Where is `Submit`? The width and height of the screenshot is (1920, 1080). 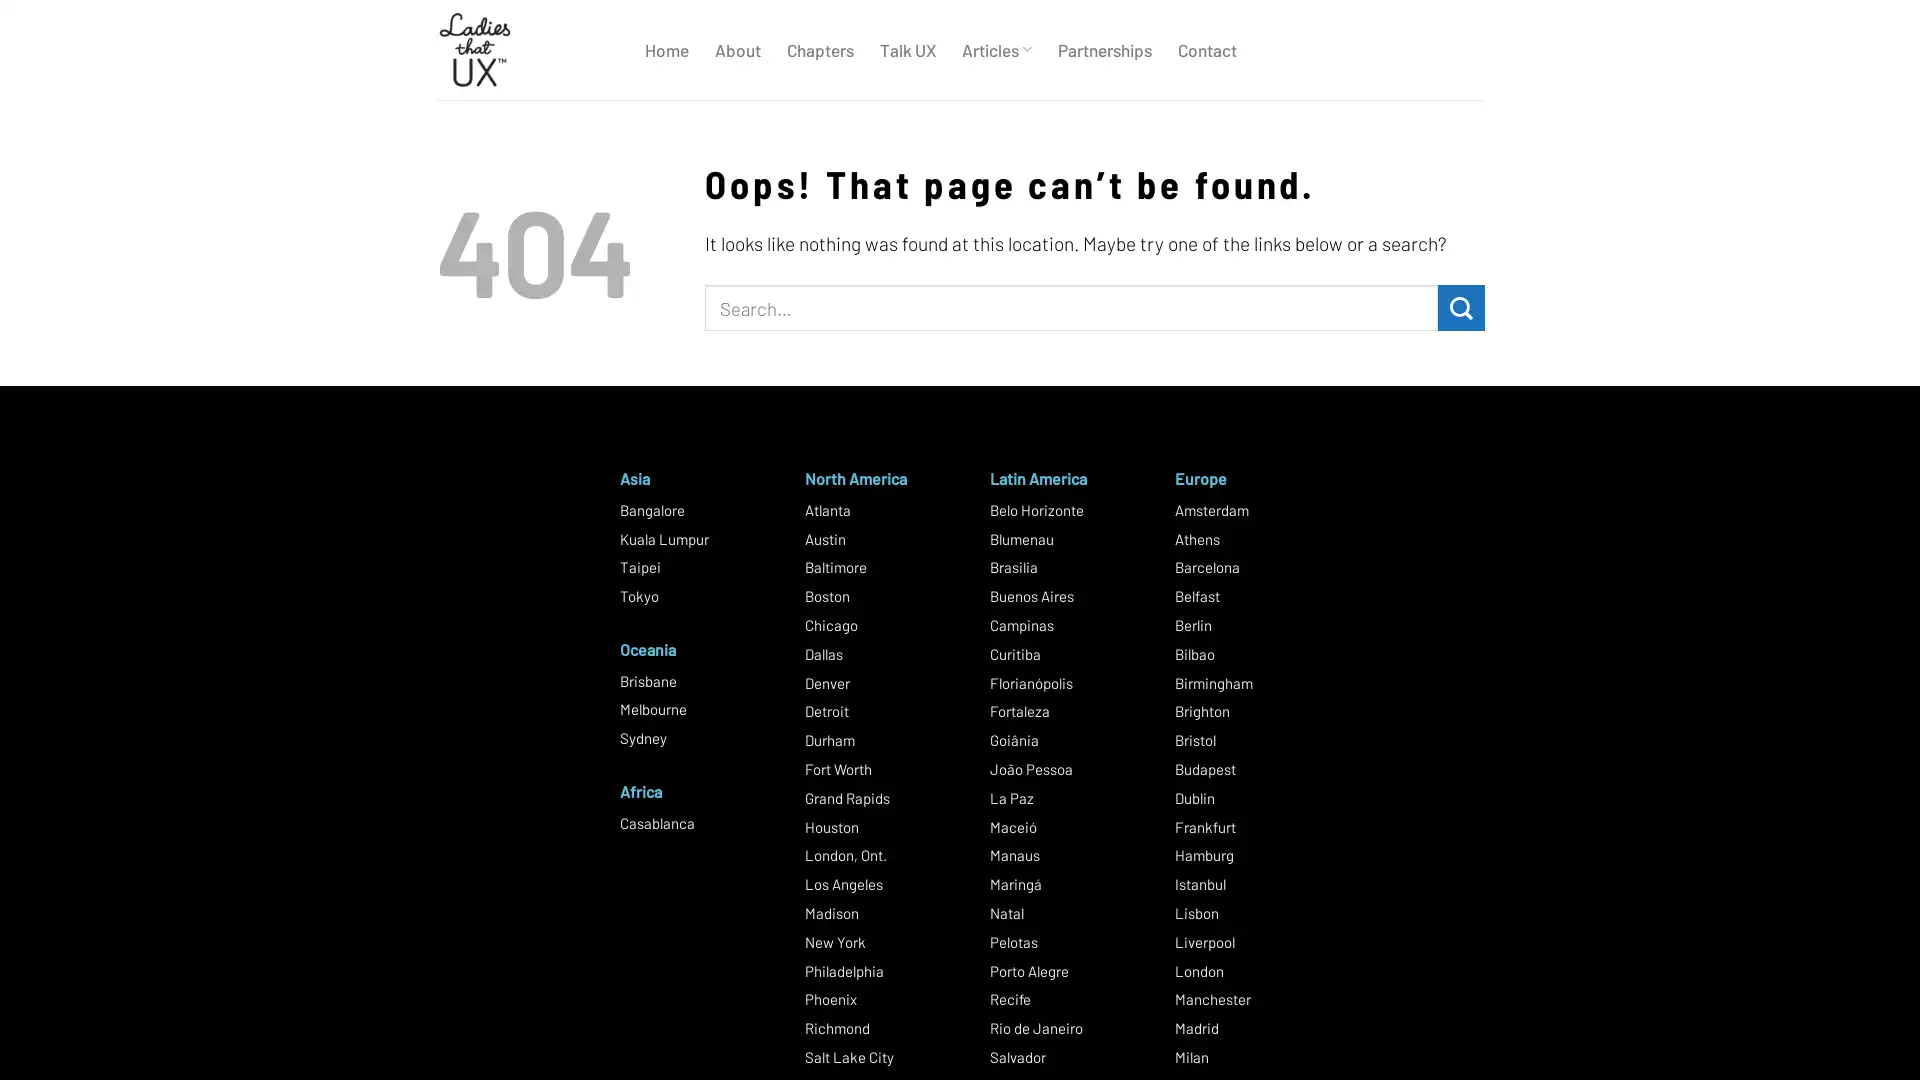 Submit is located at coordinates (1461, 307).